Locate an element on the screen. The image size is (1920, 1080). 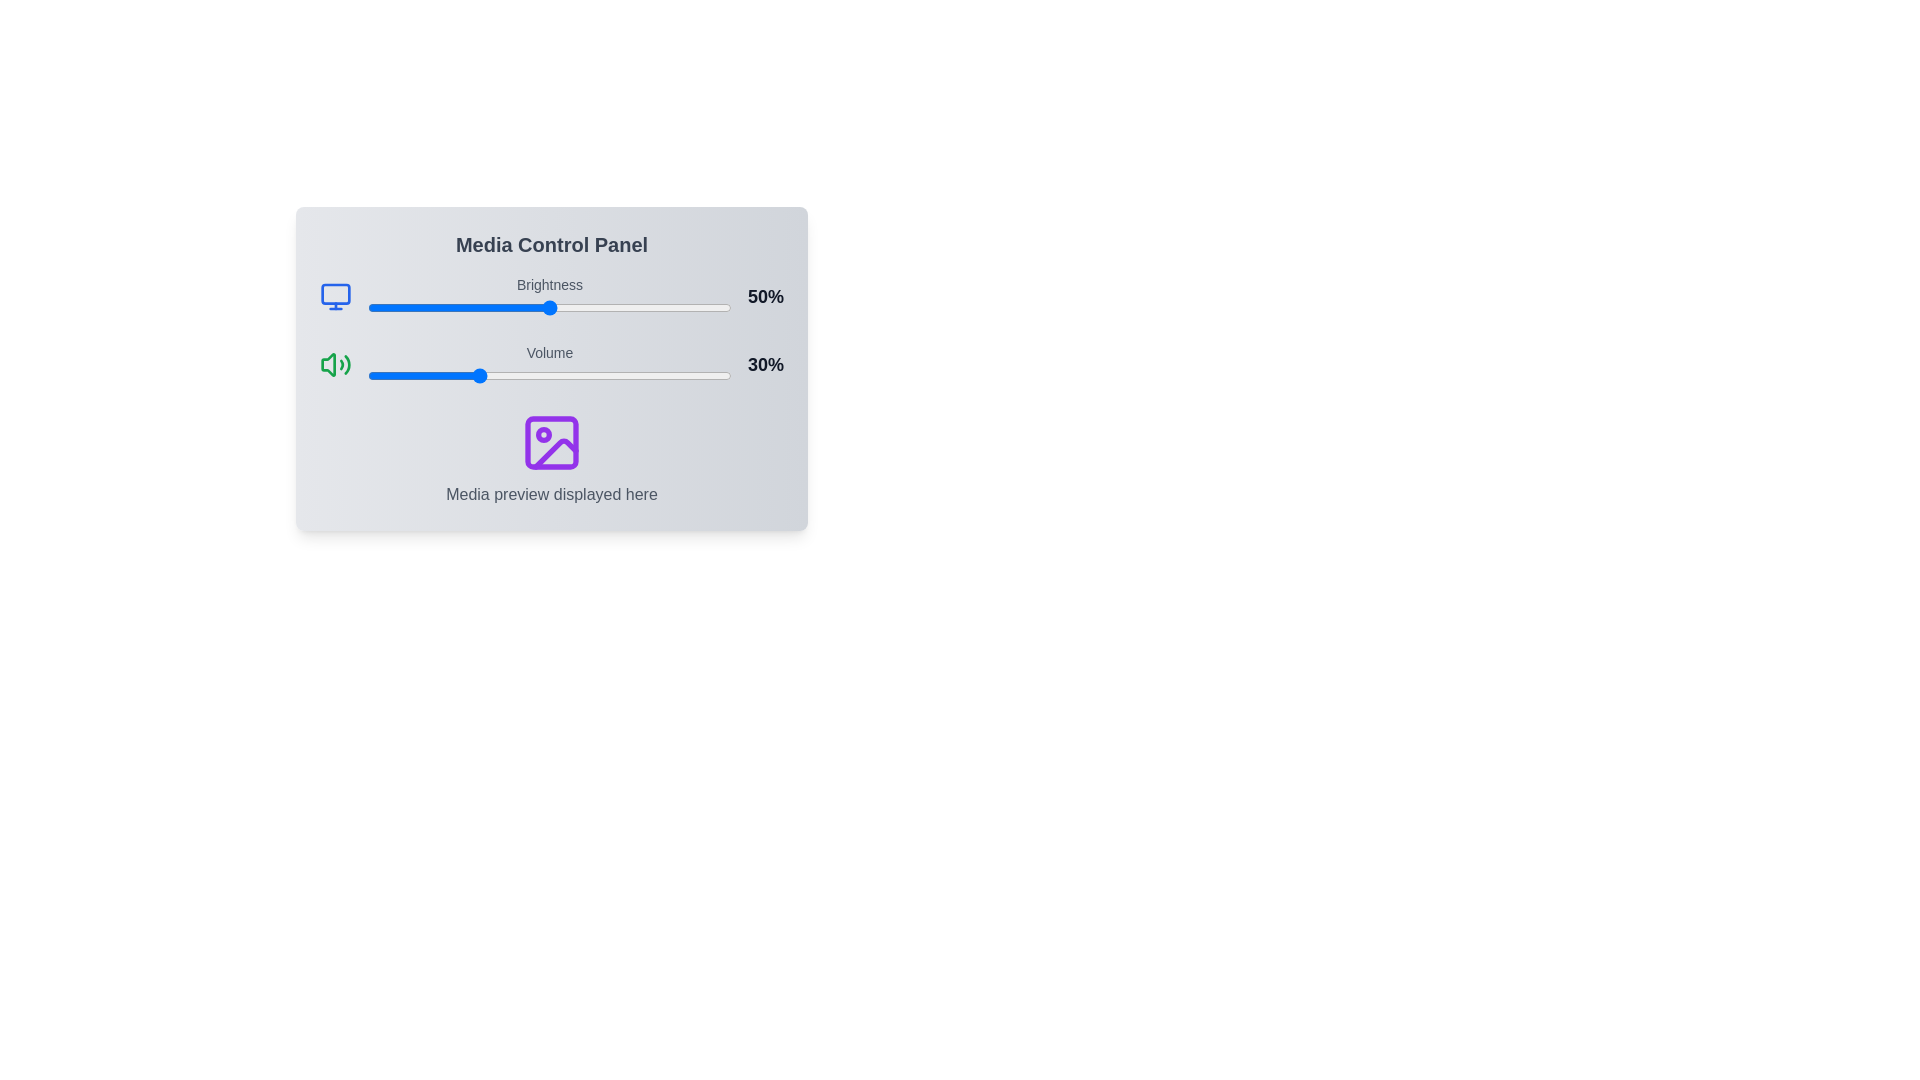
the brightness slider to set the brightness level to 17 is located at coordinates (428, 308).